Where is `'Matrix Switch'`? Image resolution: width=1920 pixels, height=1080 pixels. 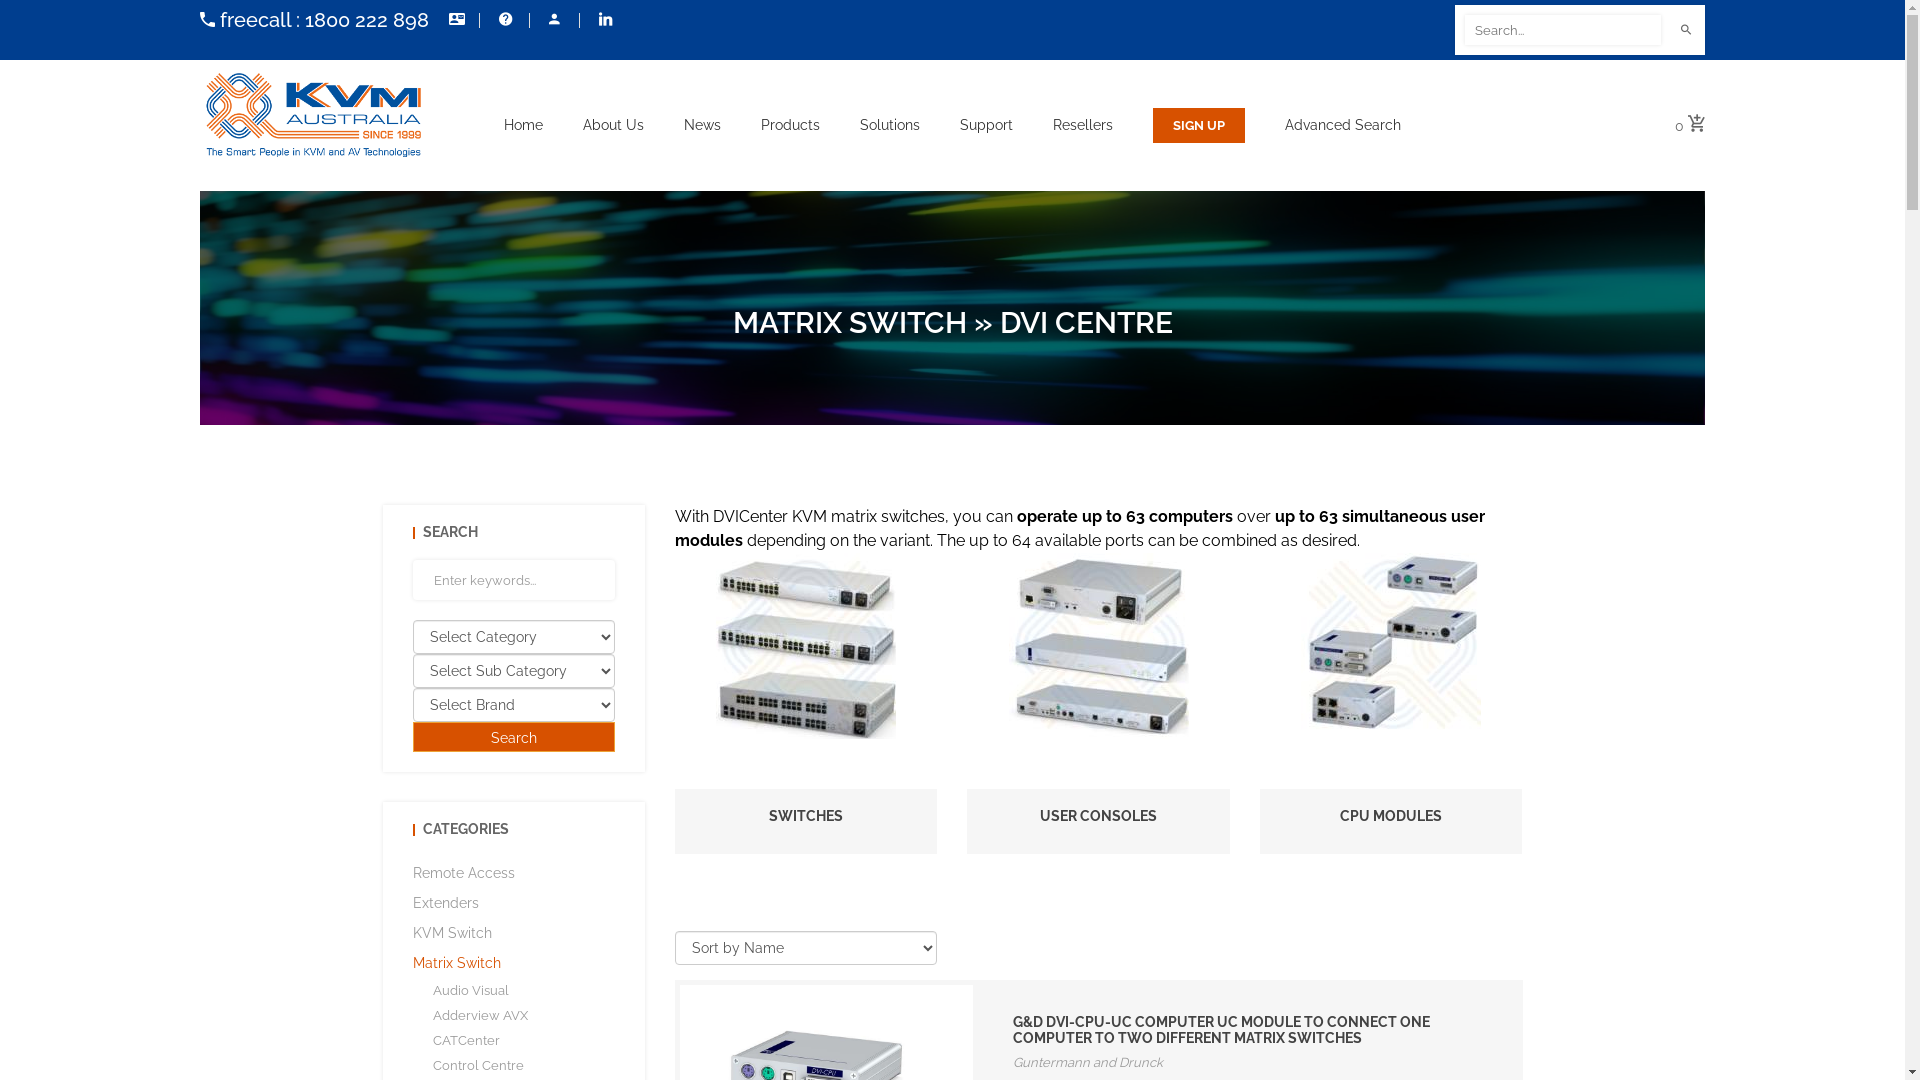 'Matrix Switch' is located at coordinates (455, 962).